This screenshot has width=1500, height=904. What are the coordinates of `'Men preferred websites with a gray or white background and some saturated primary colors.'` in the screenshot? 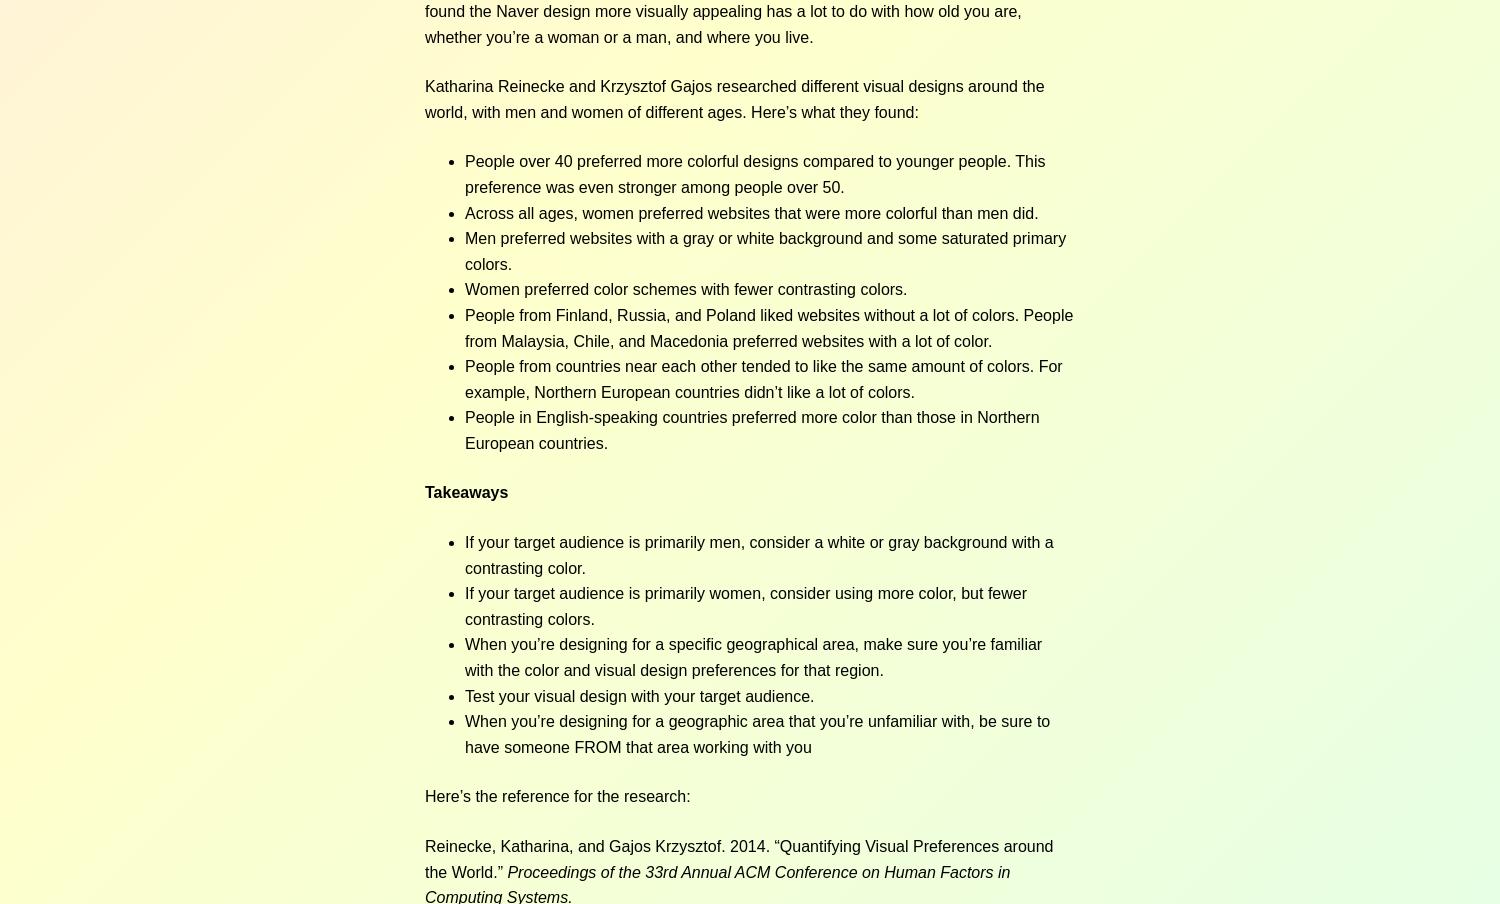 It's located at (765, 250).